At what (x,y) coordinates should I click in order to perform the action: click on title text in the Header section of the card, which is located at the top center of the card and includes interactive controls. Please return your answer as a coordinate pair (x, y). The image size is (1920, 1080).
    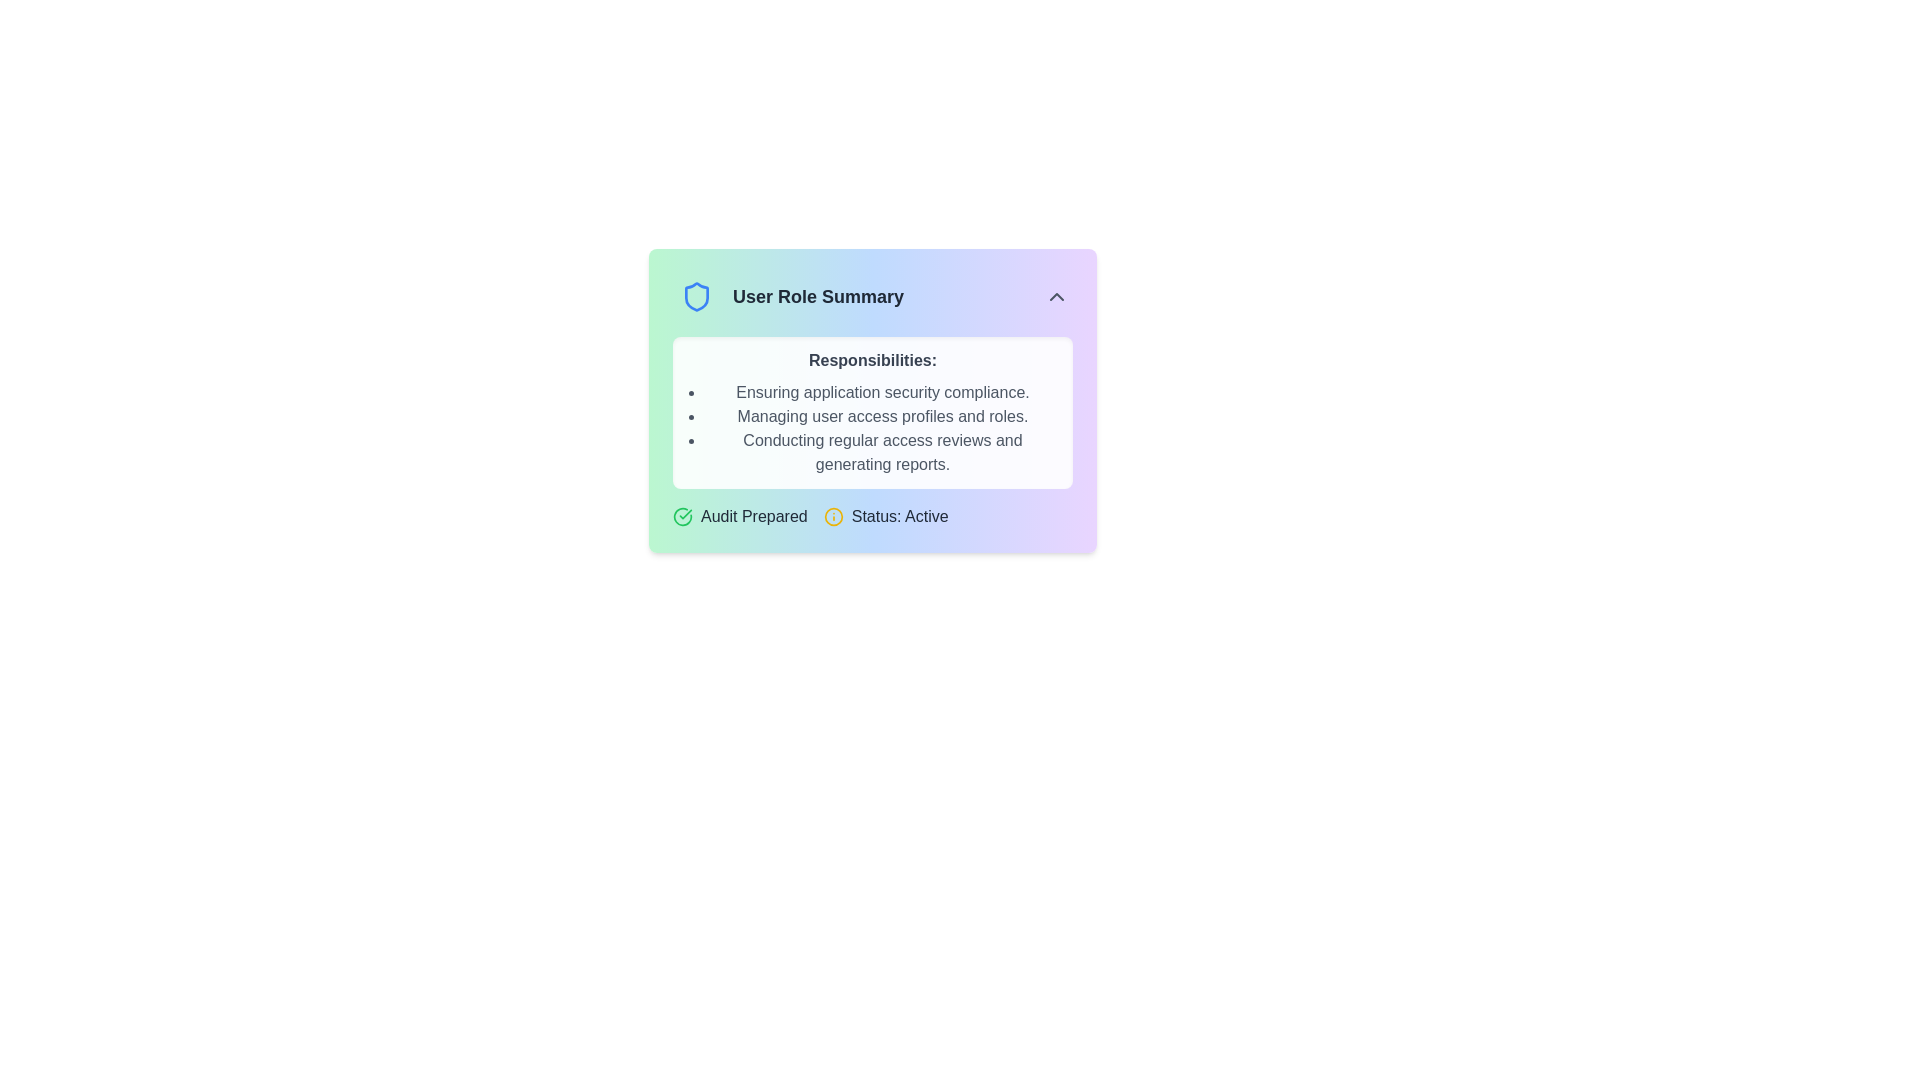
    Looking at the image, I should click on (873, 297).